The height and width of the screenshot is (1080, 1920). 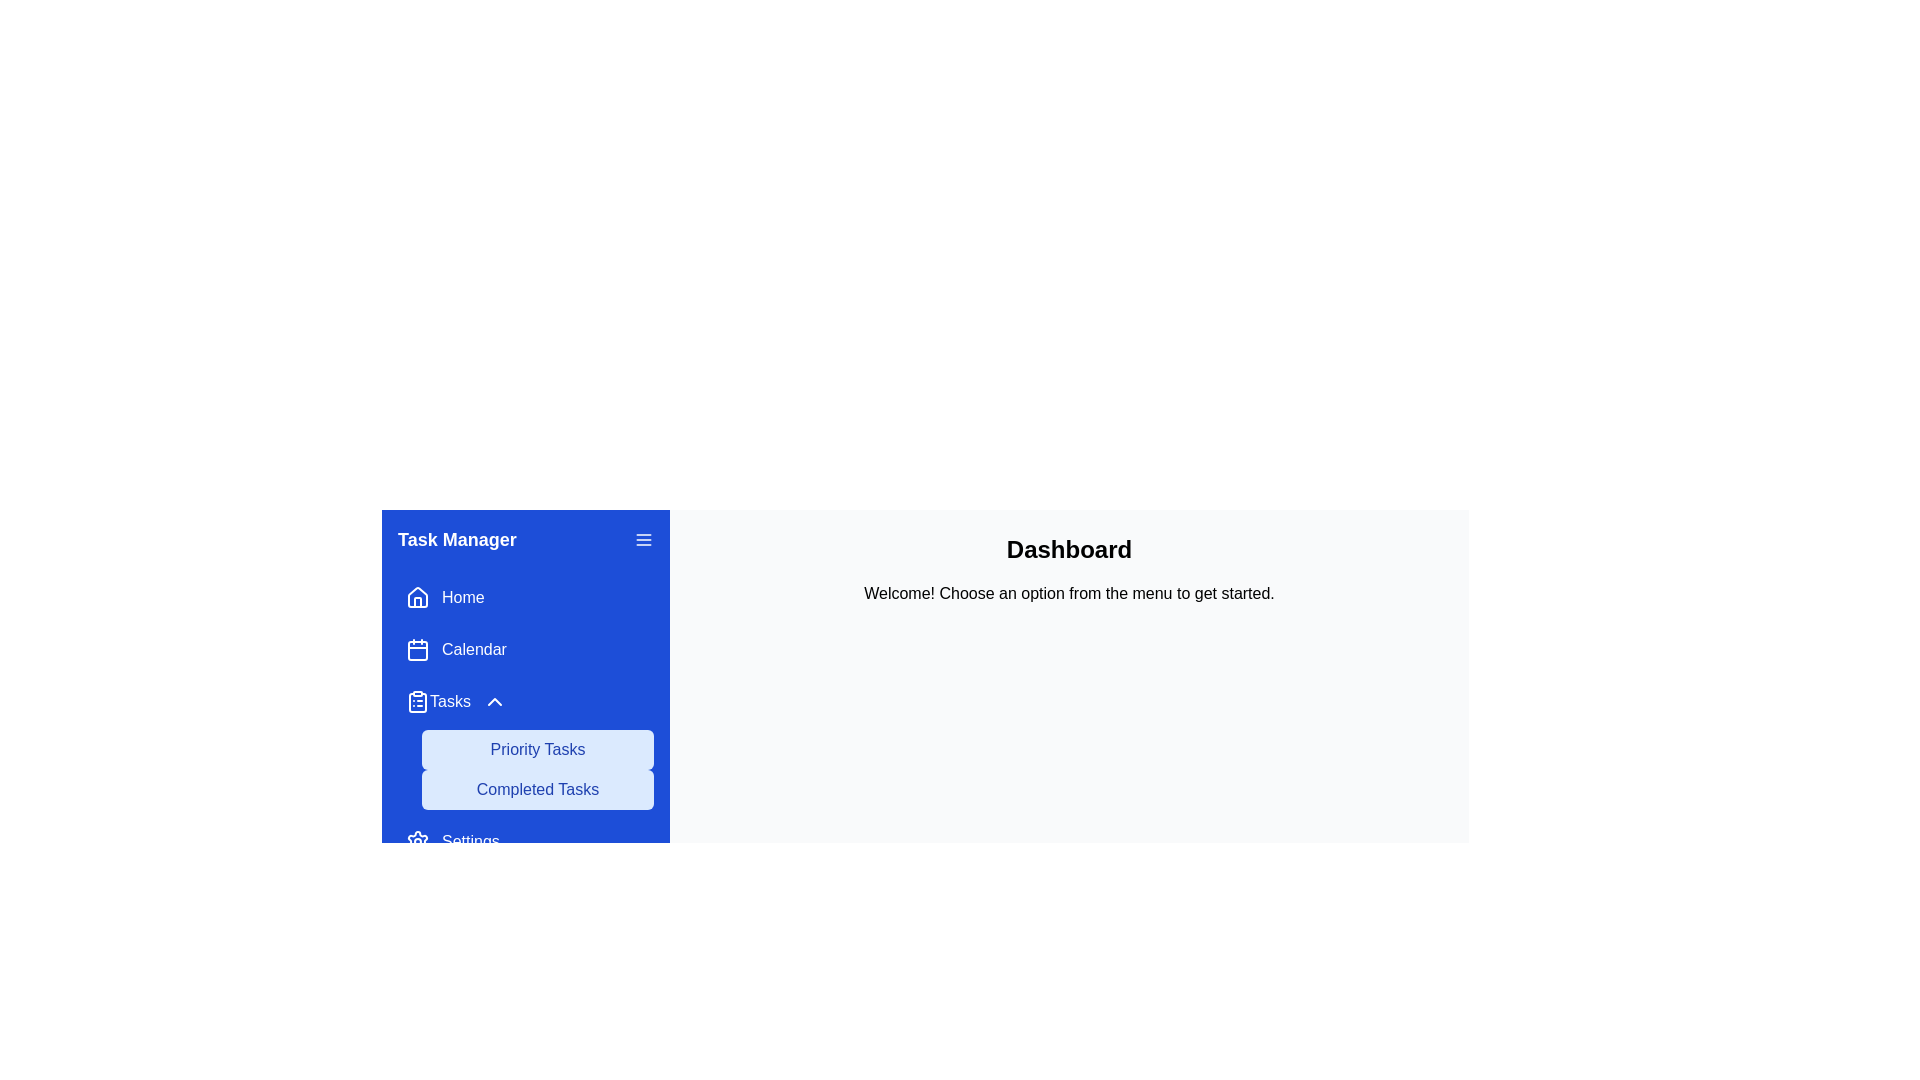 I want to click on the calendar icon, which is the first icon on the left side of the 'Calendar' button in the sidebar, between the 'Home' and 'Tasks' options, so click(x=416, y=650).